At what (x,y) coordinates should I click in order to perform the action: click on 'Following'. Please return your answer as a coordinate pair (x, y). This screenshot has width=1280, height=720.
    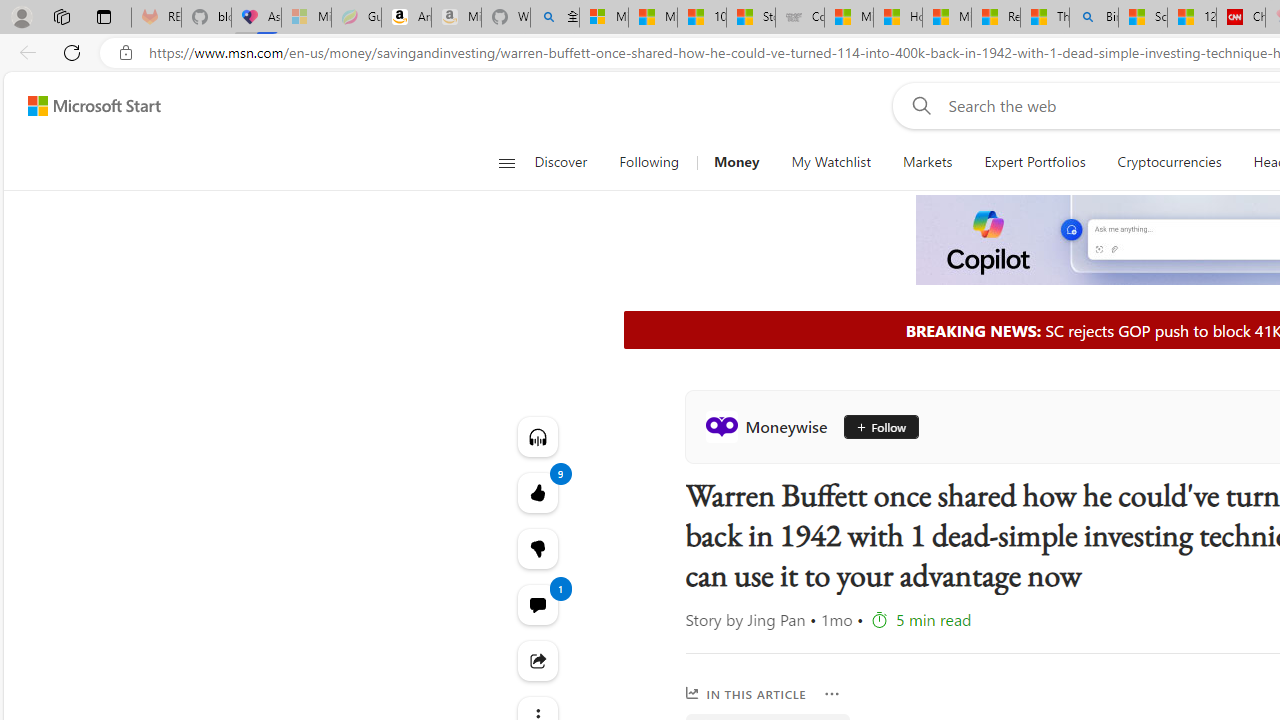
    Looking at the image, I should click on (648, 162).